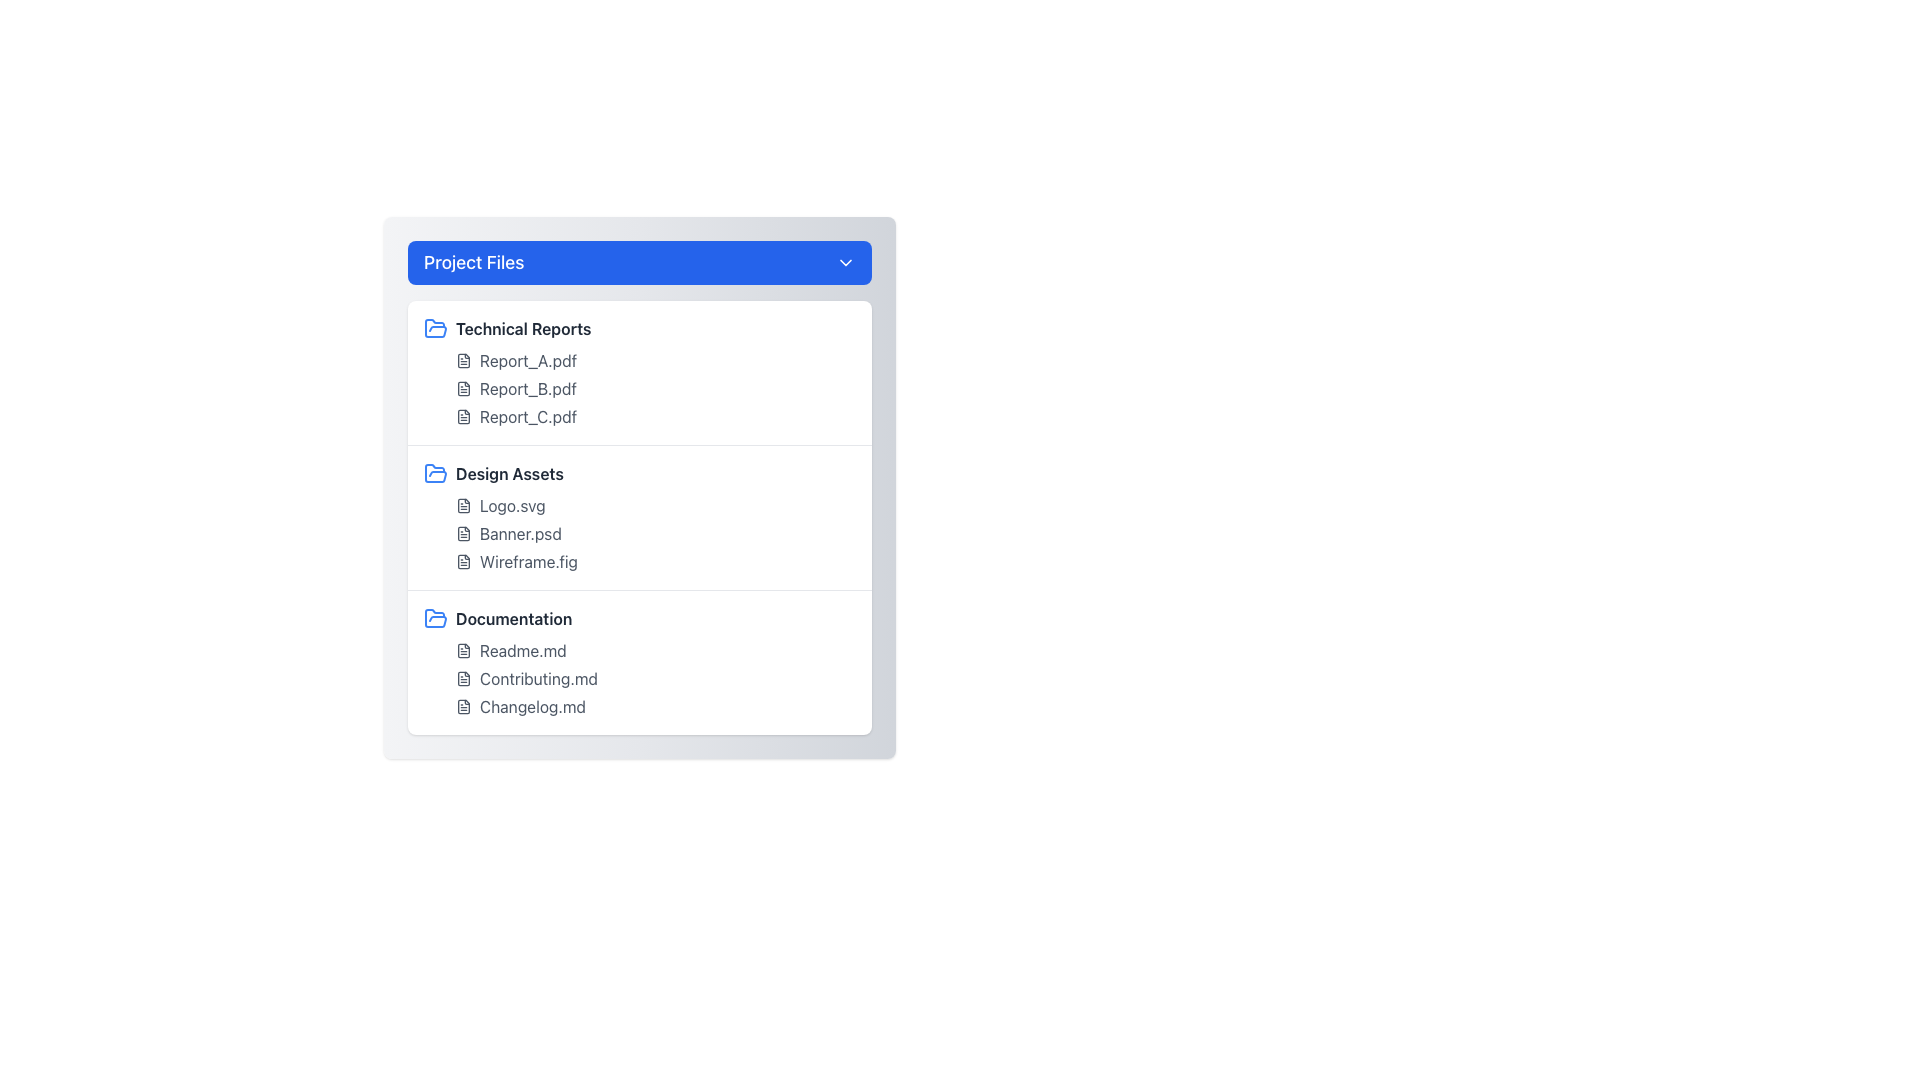  What do you see at coordinates (463, 705) in the screenshot?
I see `the small gray file icon resembling a document with a folded corner, located to the left of the text label 'Changelog.md' in the 'Documentation' section` at bounding box center [463, 705].